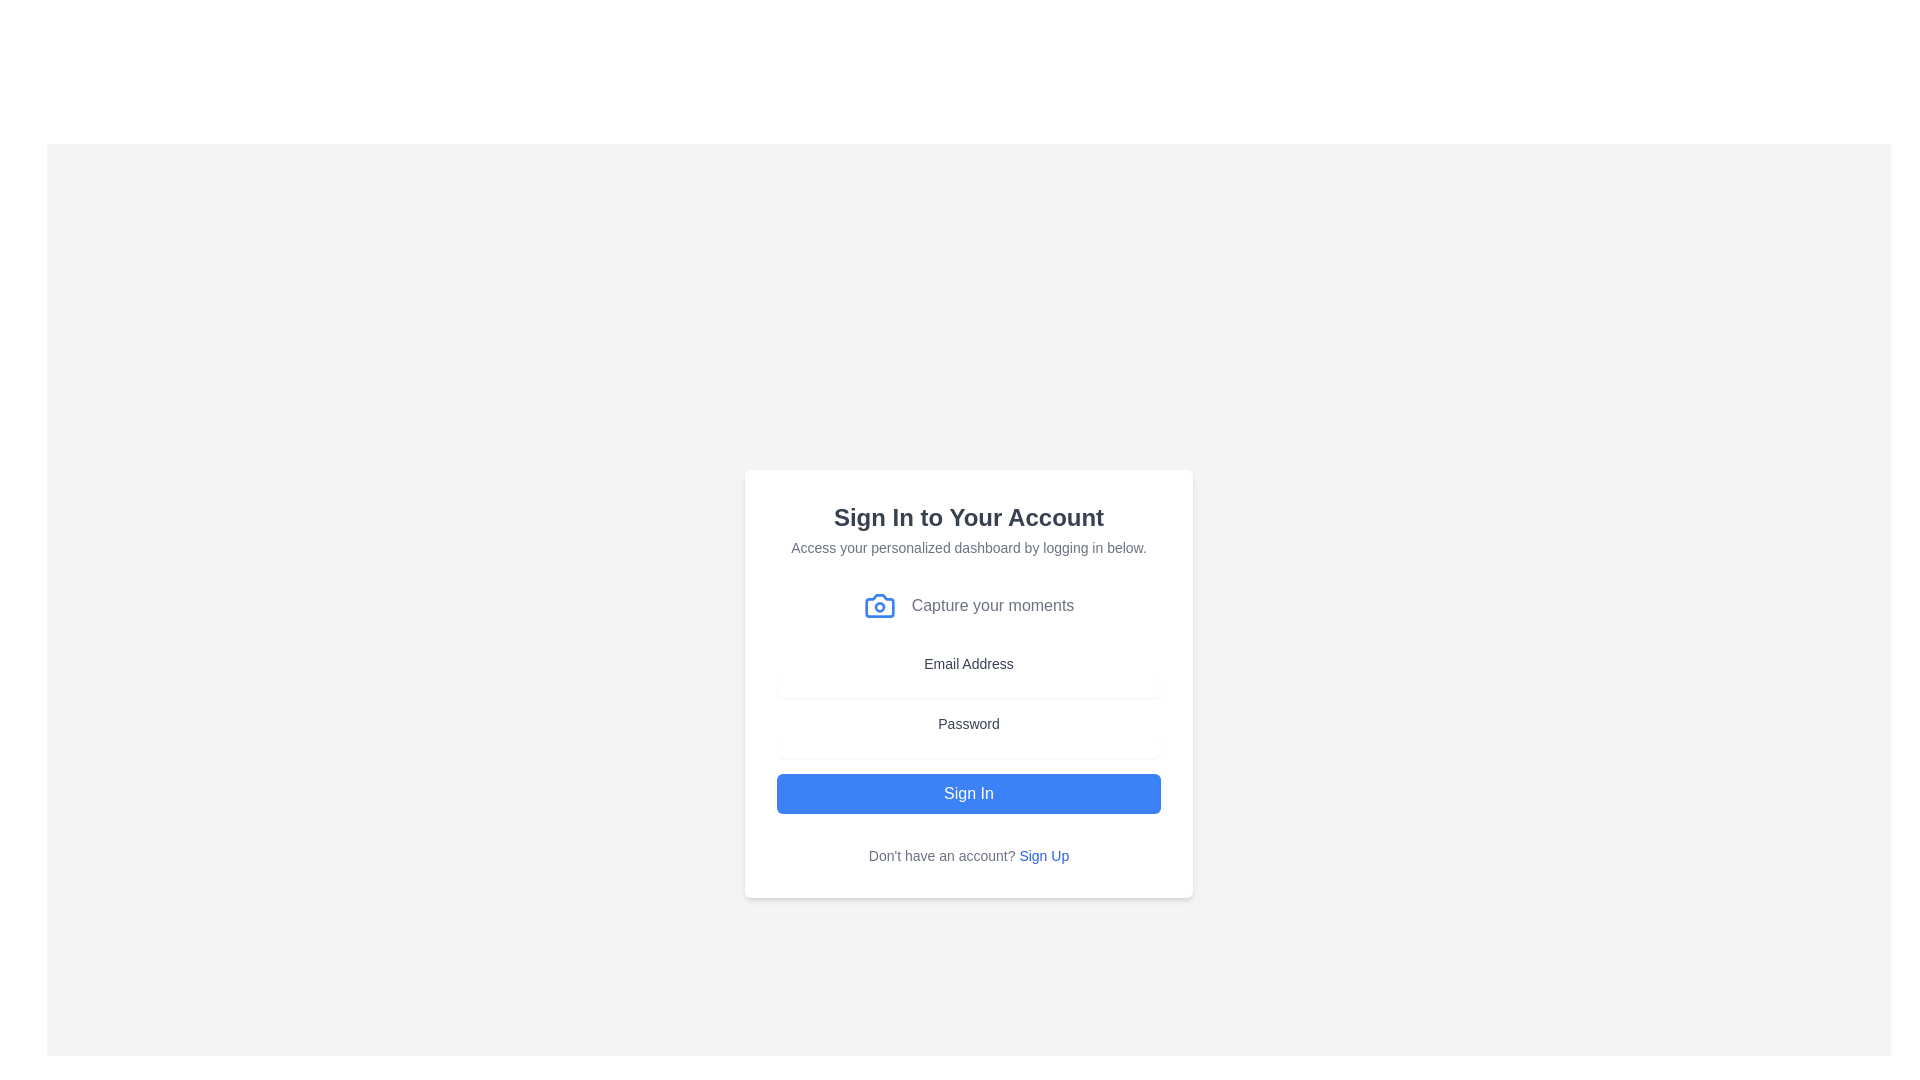 This screenshot has height=1080, width=1920. I want to click on the icon that represents the action of capturing images, located directly to the left of the text 'Capture your moments', so click(879, 604).